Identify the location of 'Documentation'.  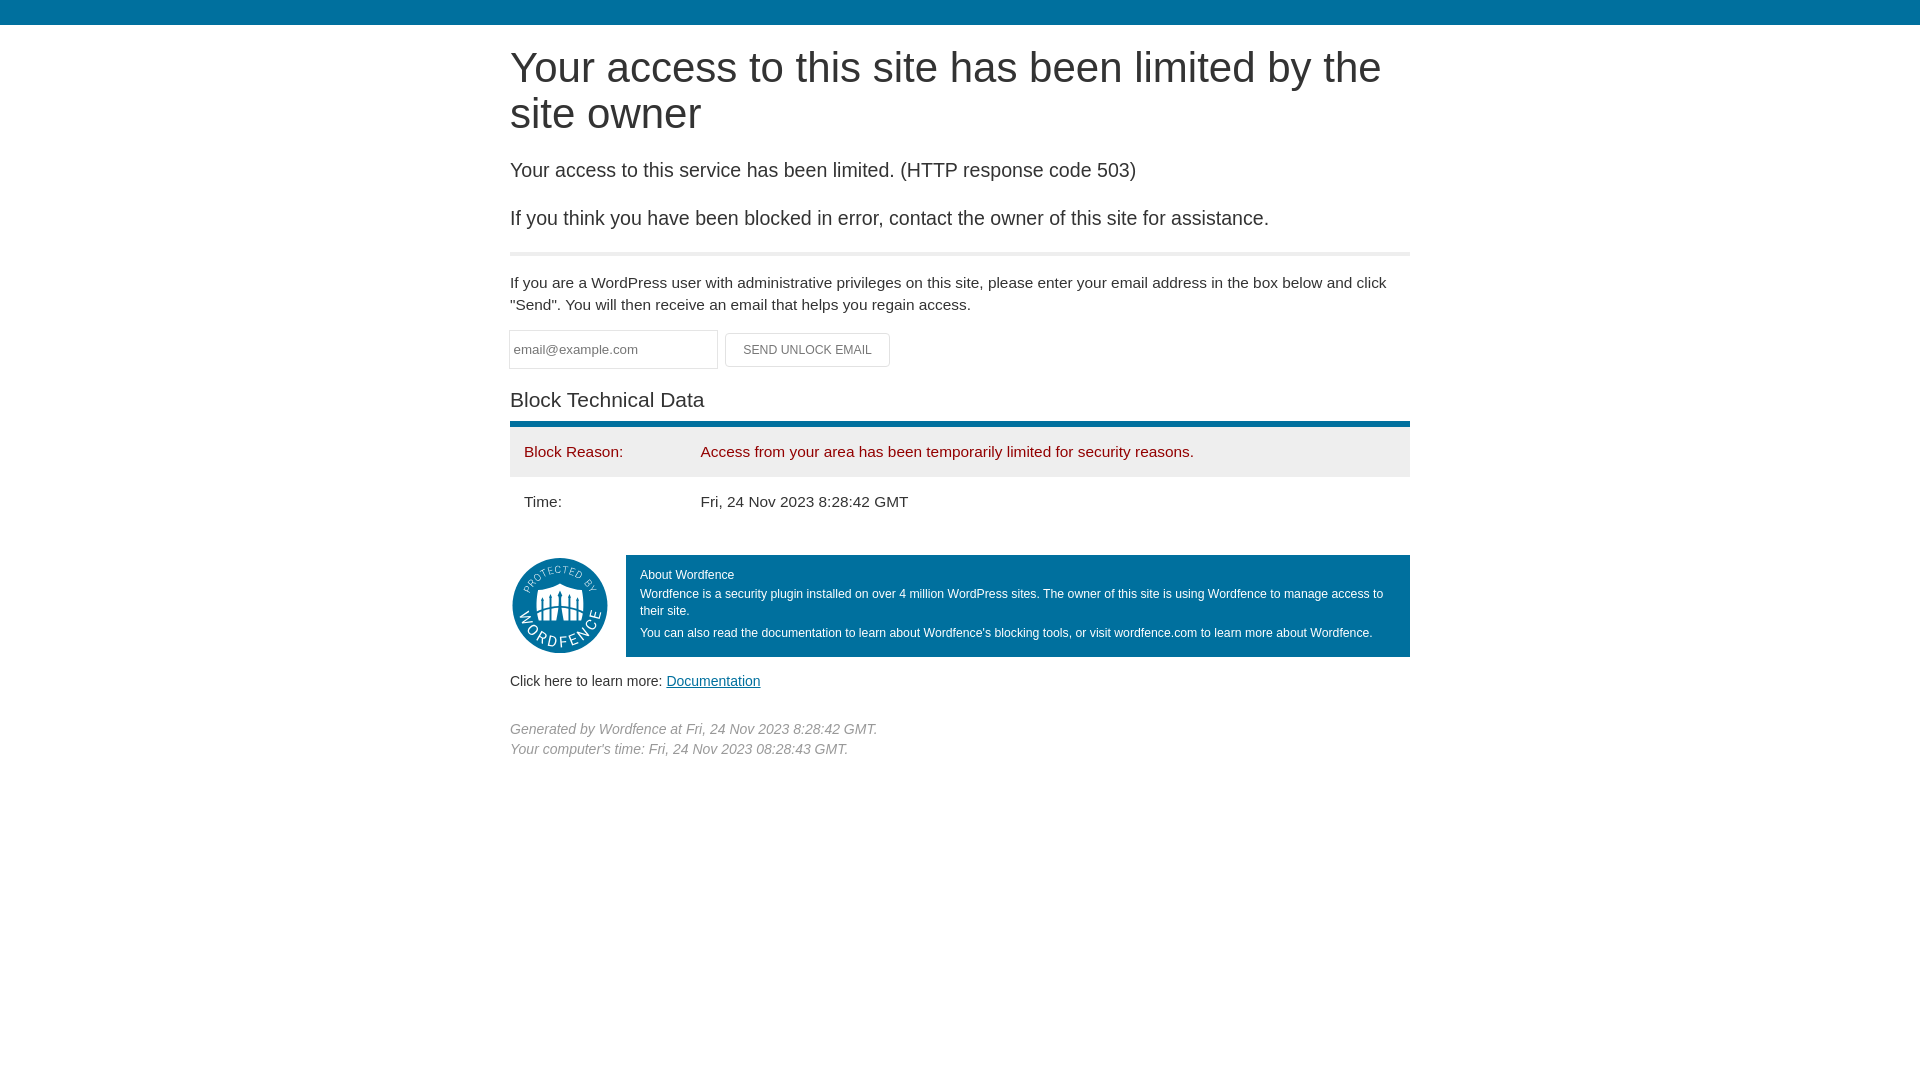
(713, 680).